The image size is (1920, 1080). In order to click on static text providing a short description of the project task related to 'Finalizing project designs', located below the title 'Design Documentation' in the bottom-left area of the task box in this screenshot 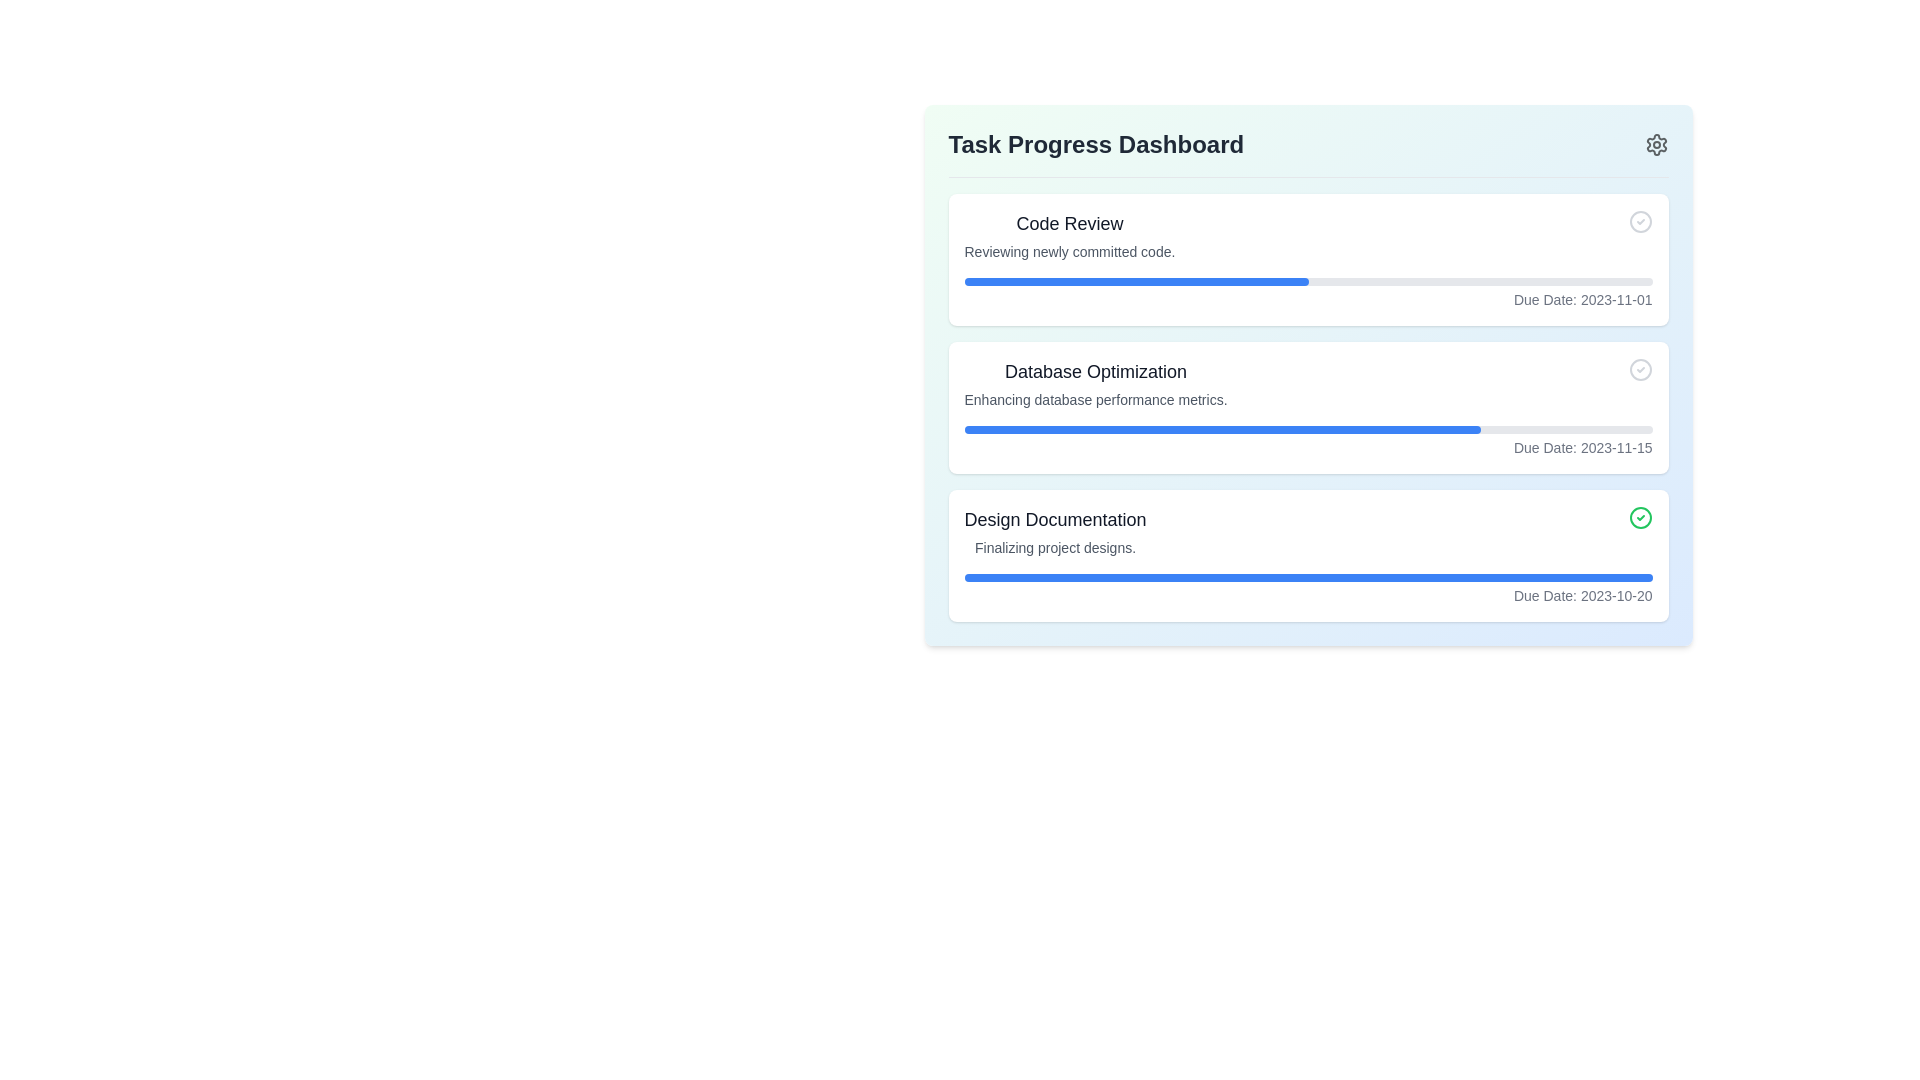, I will do `click(1054, 547)`.